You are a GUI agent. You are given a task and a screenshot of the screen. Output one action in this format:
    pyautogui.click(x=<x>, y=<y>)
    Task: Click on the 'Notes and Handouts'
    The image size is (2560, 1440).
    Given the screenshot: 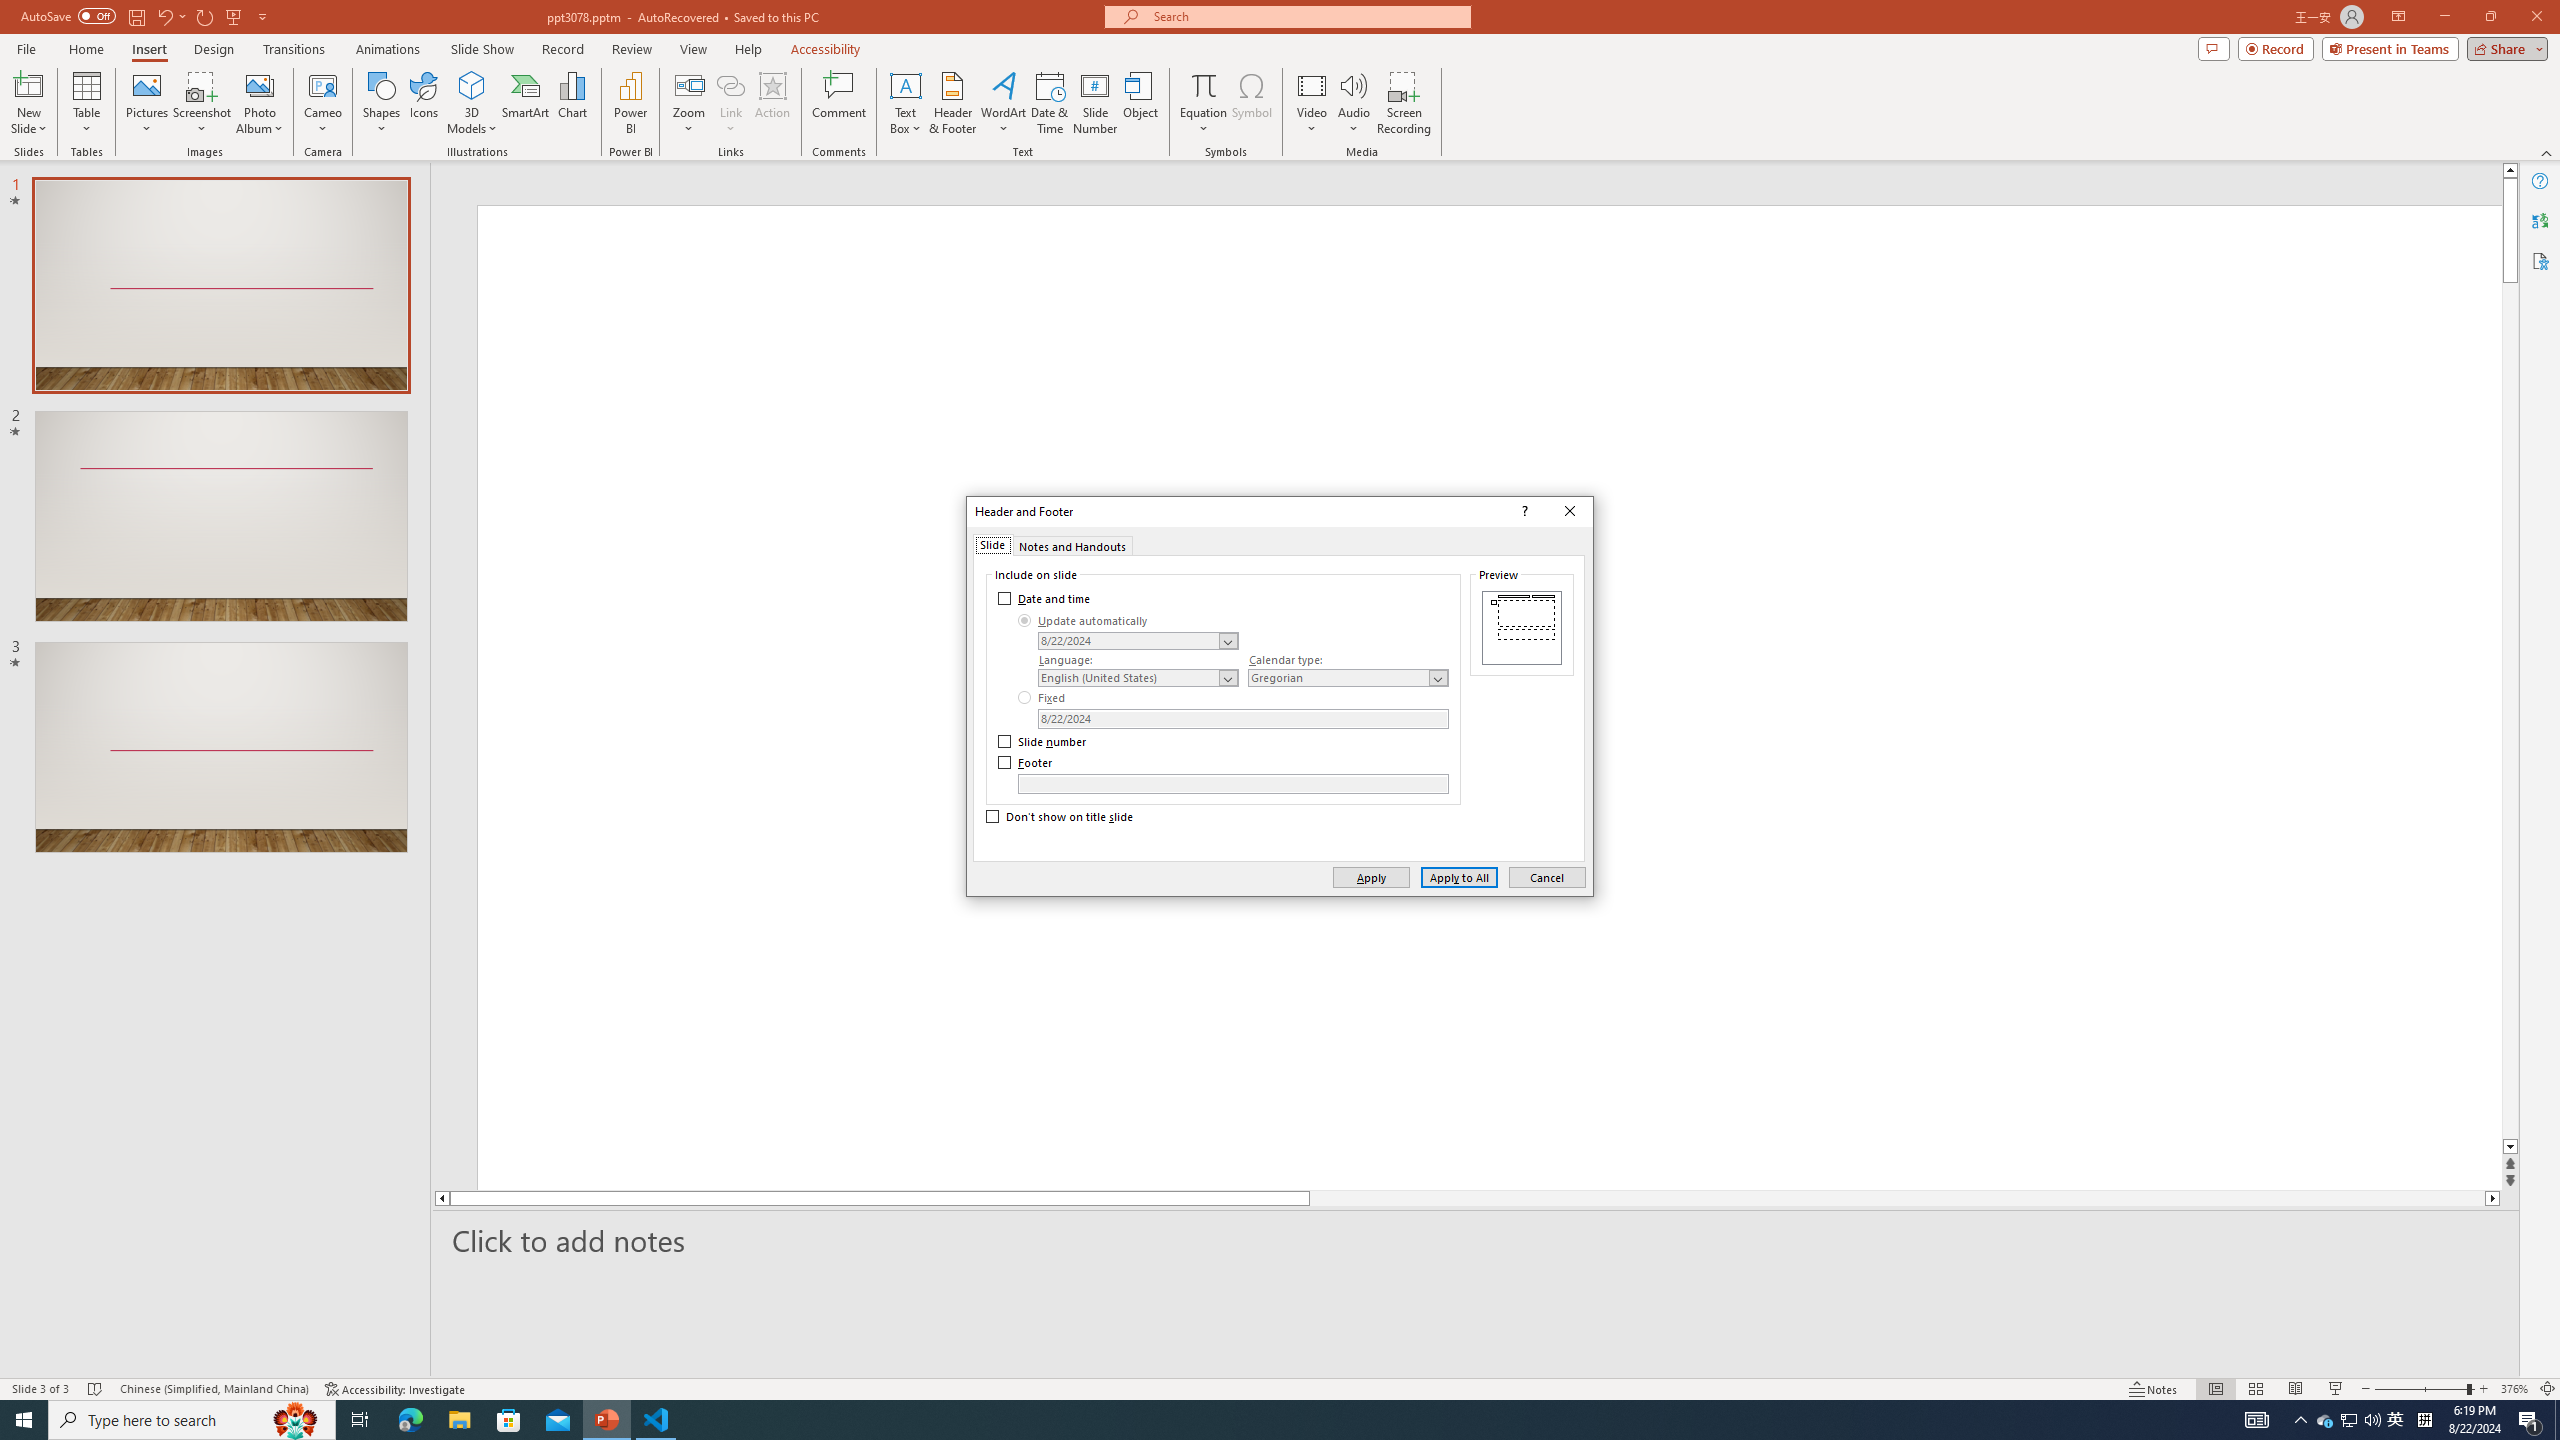 What is the action you would take?
    pyautogui.click(x=1072, y=543)
    